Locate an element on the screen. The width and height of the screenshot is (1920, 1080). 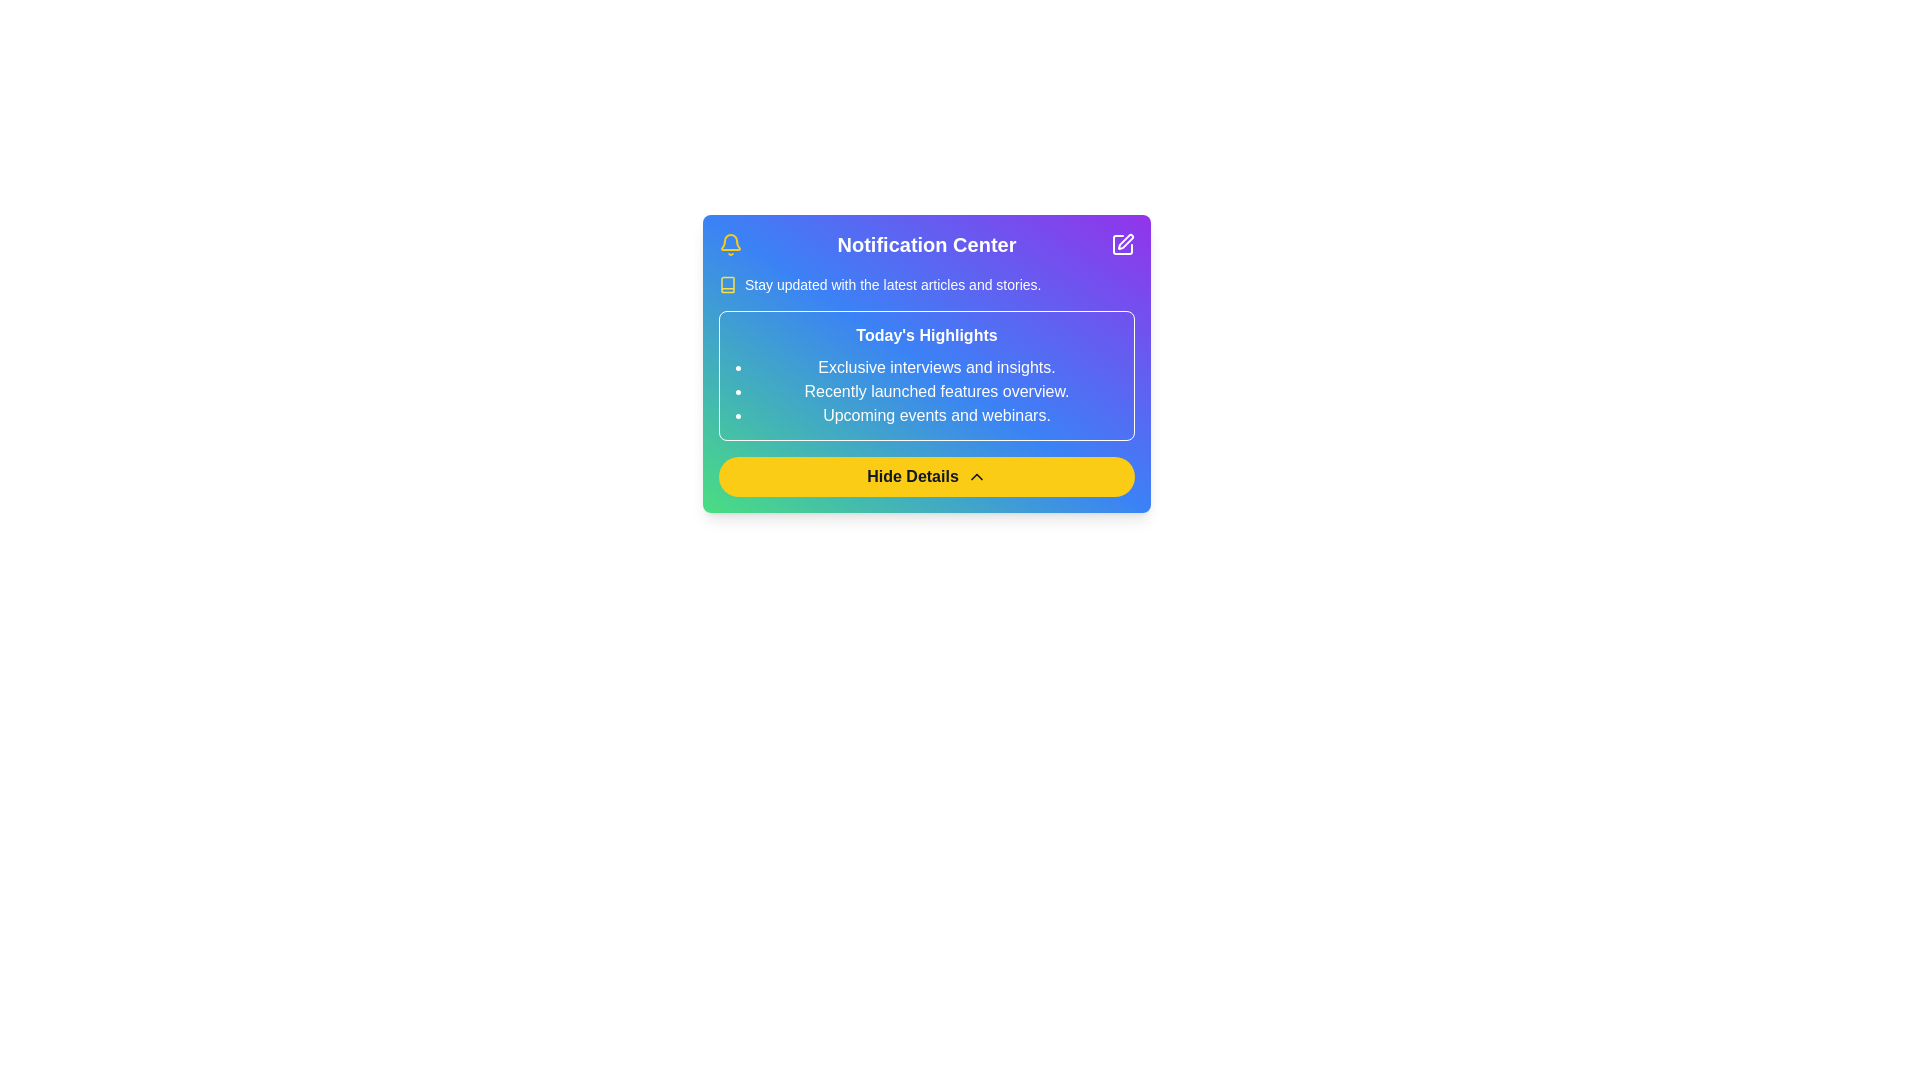
text content of the Header section titled 'Notification Center' located at the top of the card, which includes a yellow notification bell icon on the left and a white edit icon on the right is located at coordinates (925, 244).